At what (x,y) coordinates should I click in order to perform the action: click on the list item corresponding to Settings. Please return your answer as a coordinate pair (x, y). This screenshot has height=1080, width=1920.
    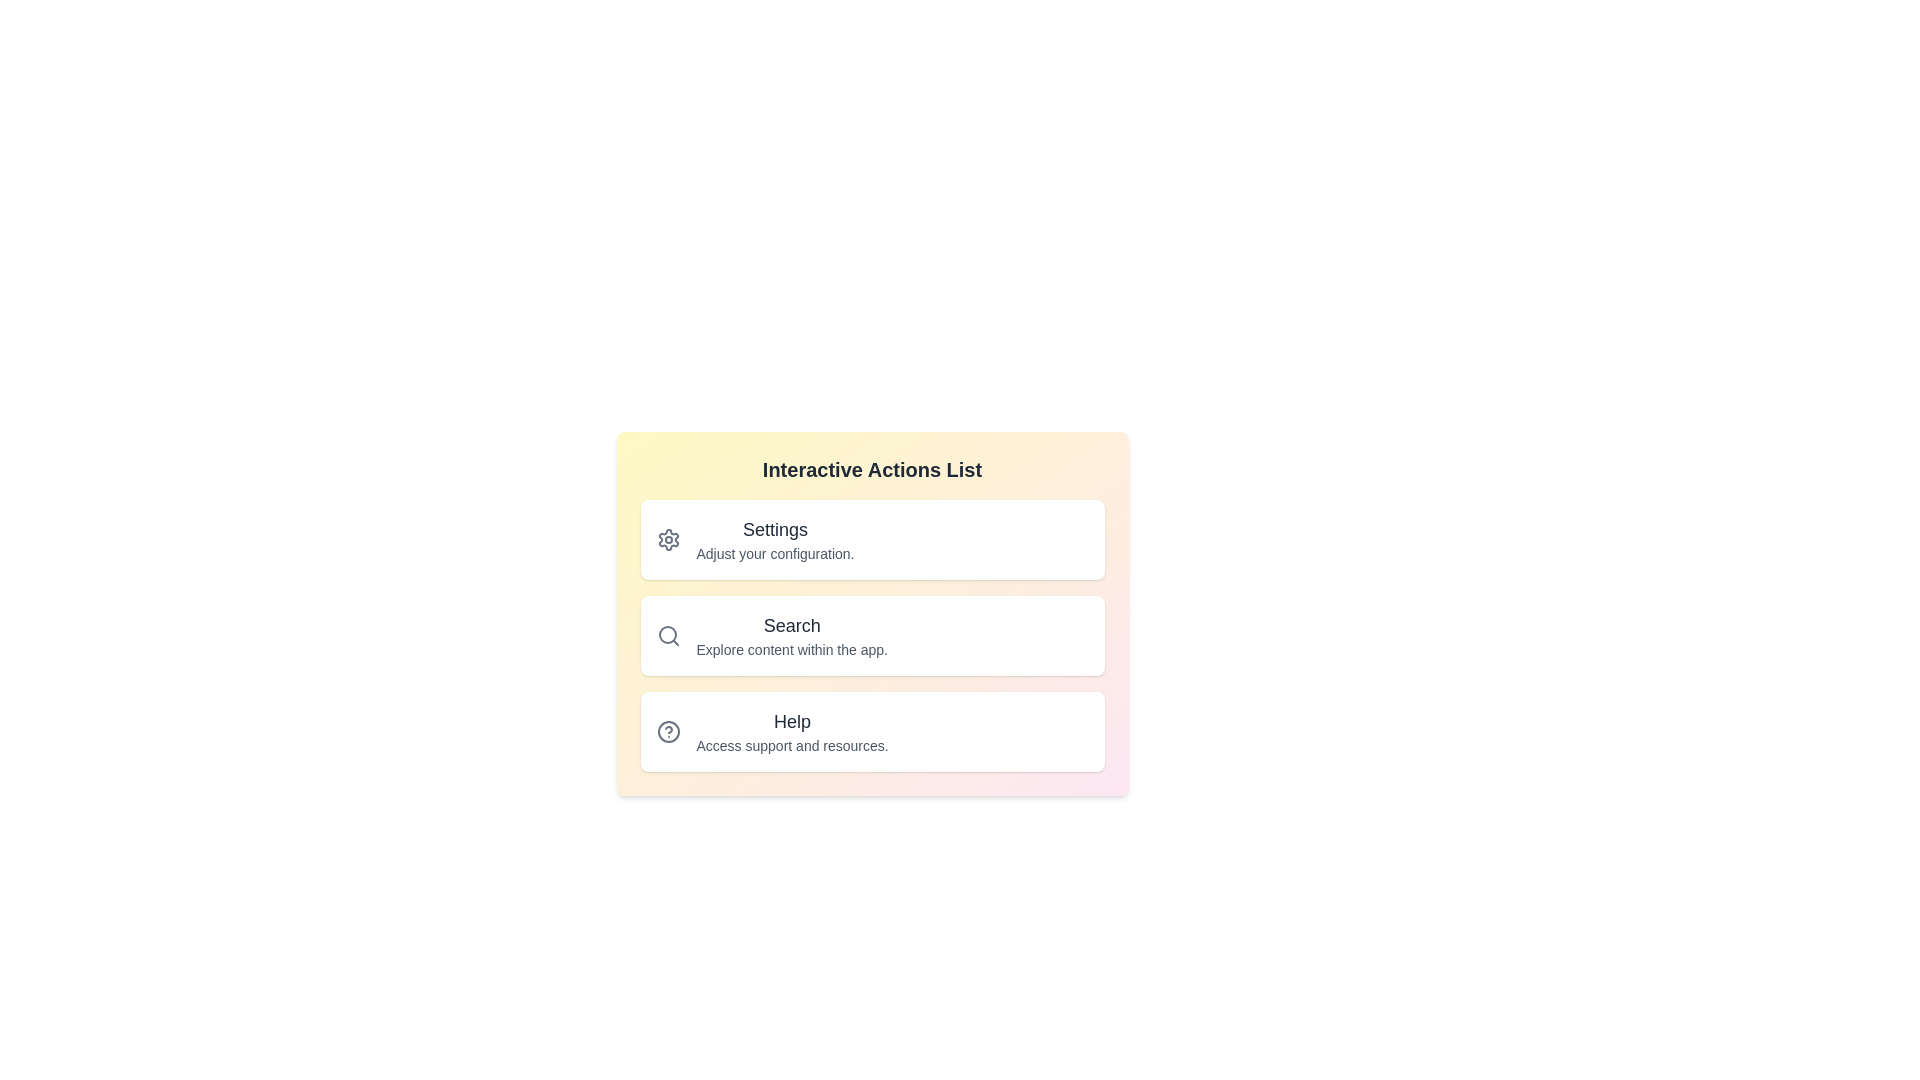
    Looking at the image, I should click on (872, 540).